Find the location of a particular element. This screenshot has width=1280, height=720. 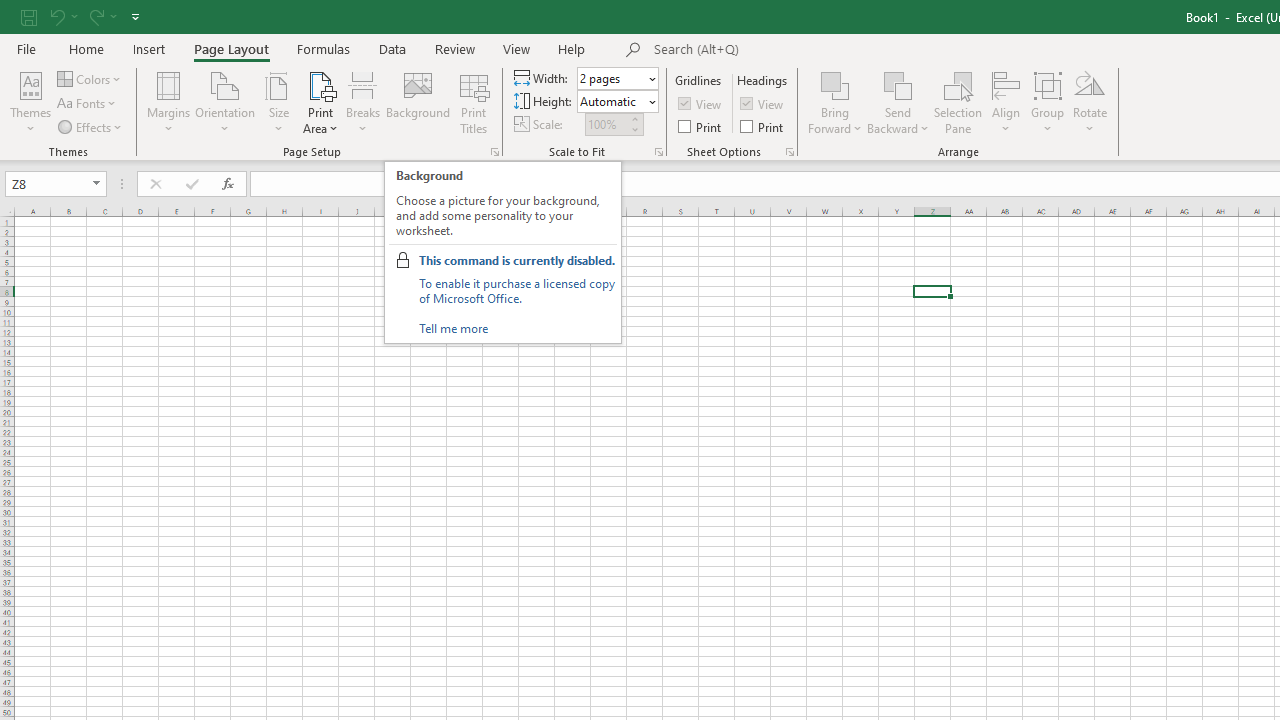

'Width' is located at coordinates (610, 77).